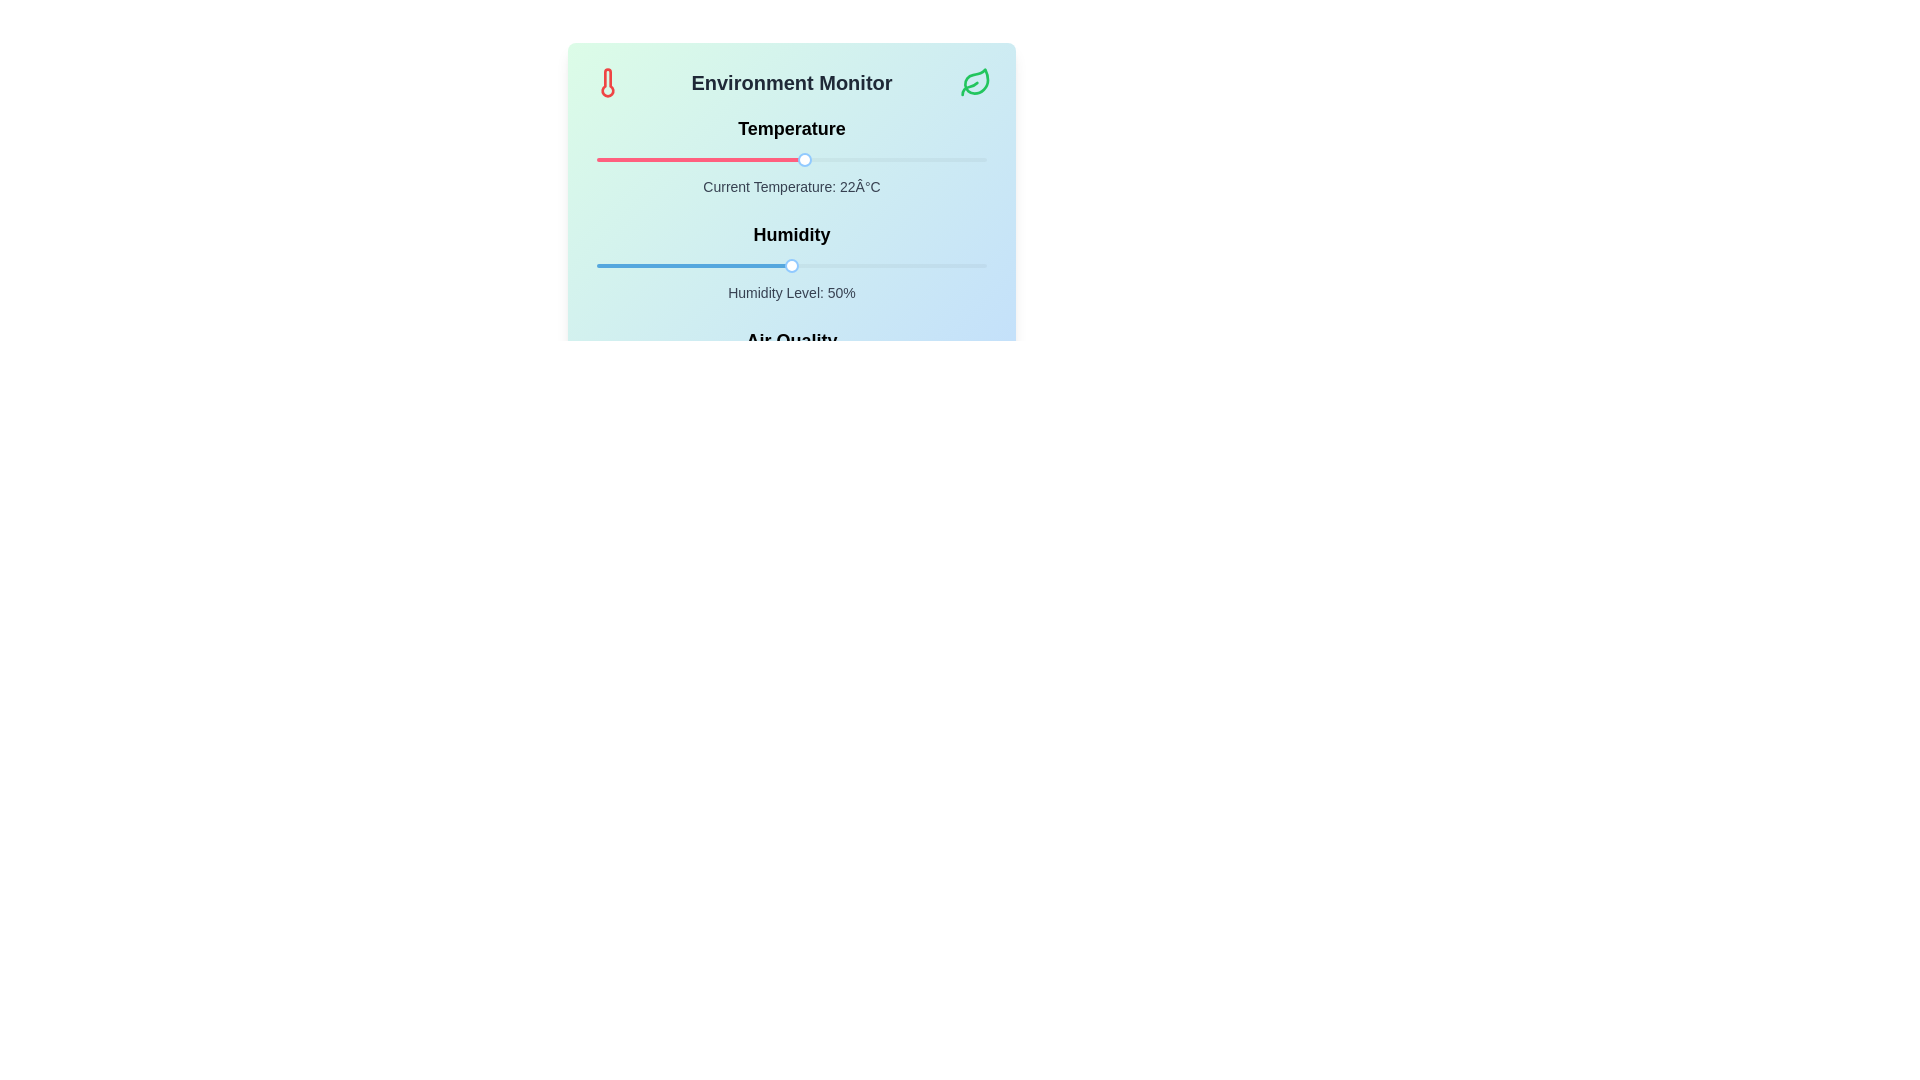  I want to click on humidity, so click(846, 265).